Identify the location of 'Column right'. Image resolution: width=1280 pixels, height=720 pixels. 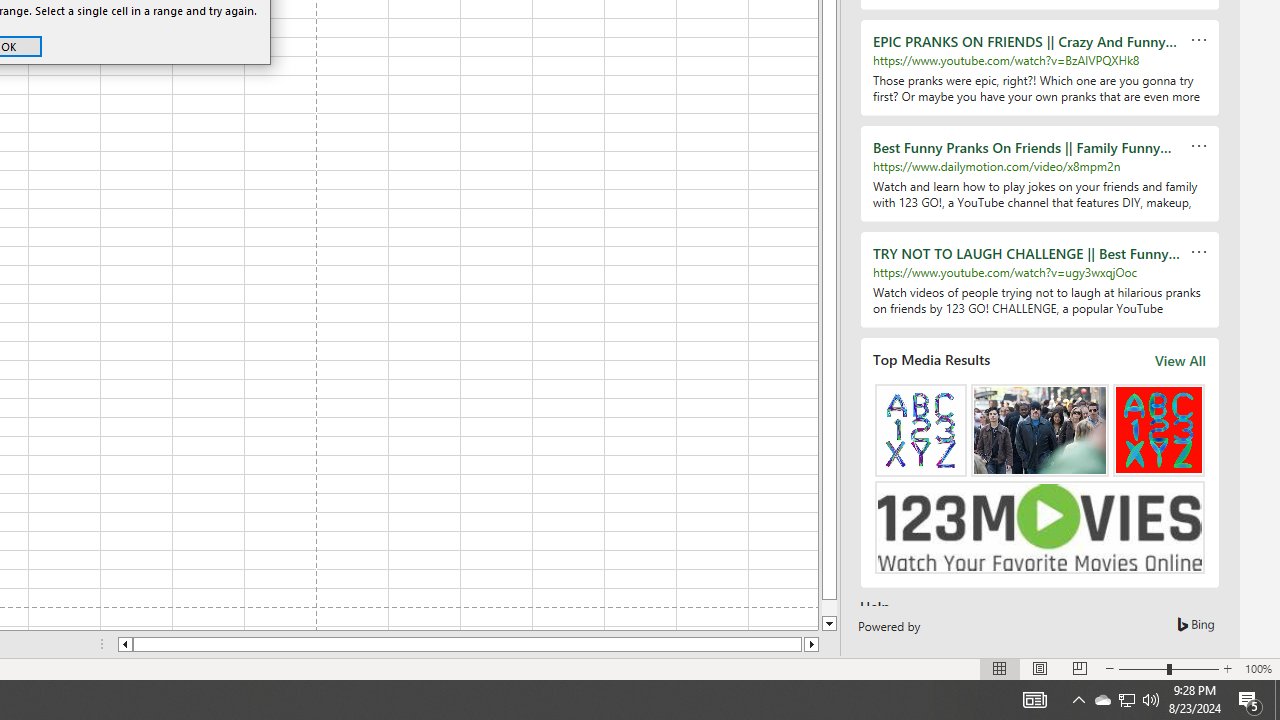
(812, 644).